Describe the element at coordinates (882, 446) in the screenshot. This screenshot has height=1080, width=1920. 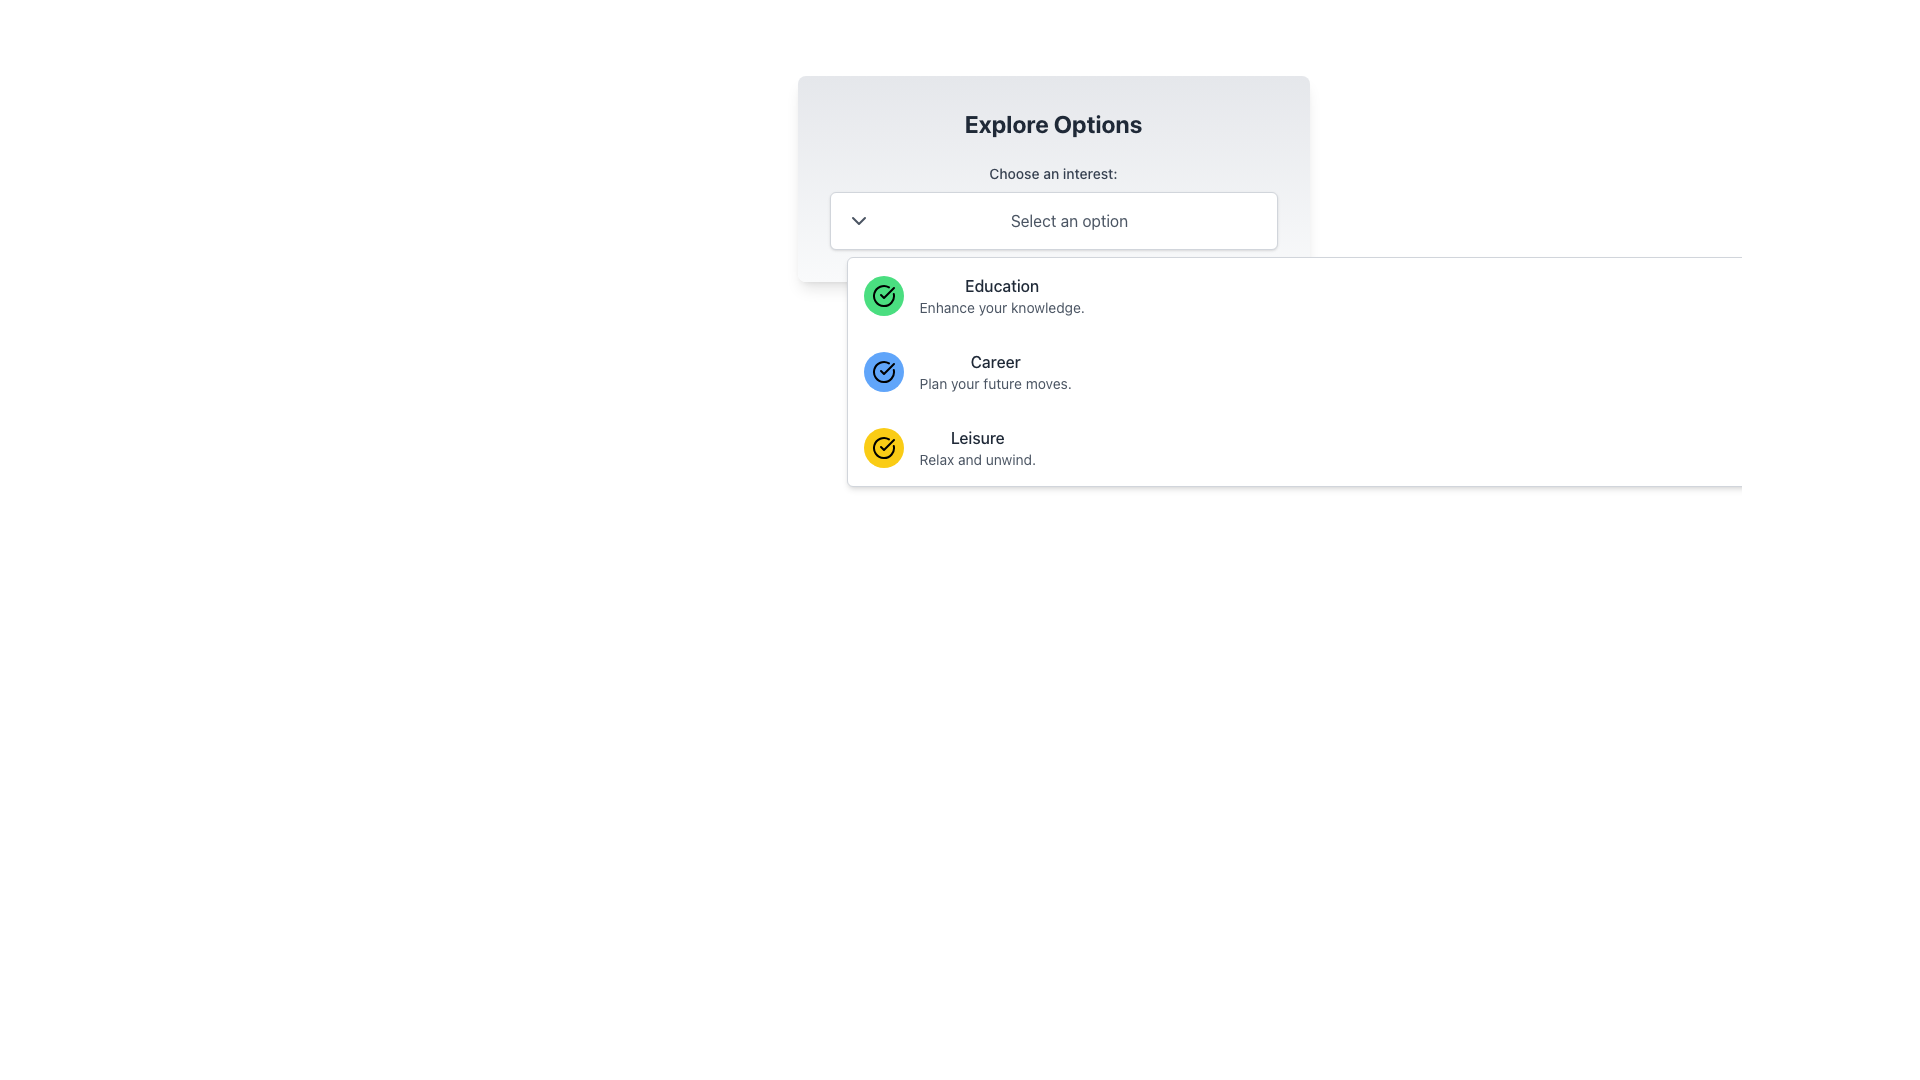
I see `the circular icon with a yellow background and a black checkmark, which is positioned to the left of the text 'Leisure' and 'Relax and unwind.'` at that location.